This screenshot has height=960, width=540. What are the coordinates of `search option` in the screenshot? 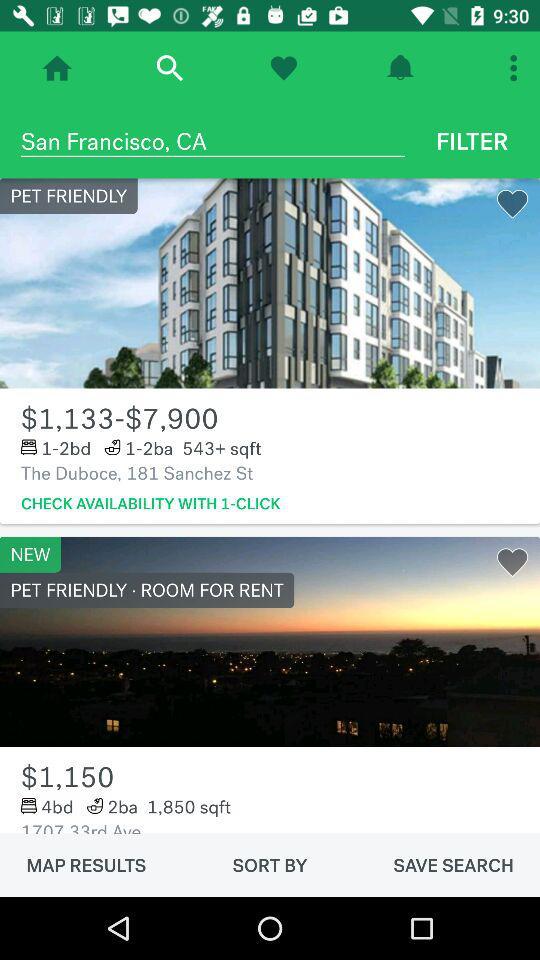 It's located at (168, 68).